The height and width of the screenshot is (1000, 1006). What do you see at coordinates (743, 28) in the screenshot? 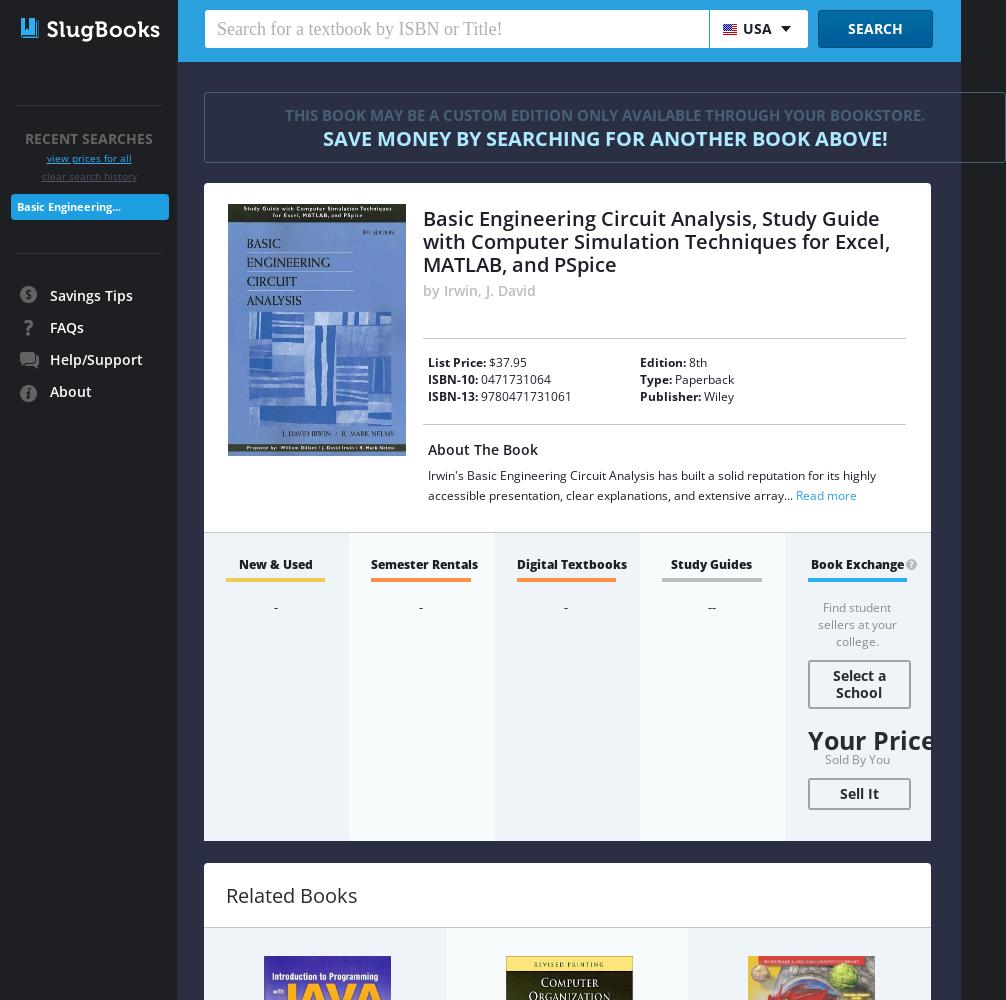
I see `'USA'` at bounding box center [743, 28].